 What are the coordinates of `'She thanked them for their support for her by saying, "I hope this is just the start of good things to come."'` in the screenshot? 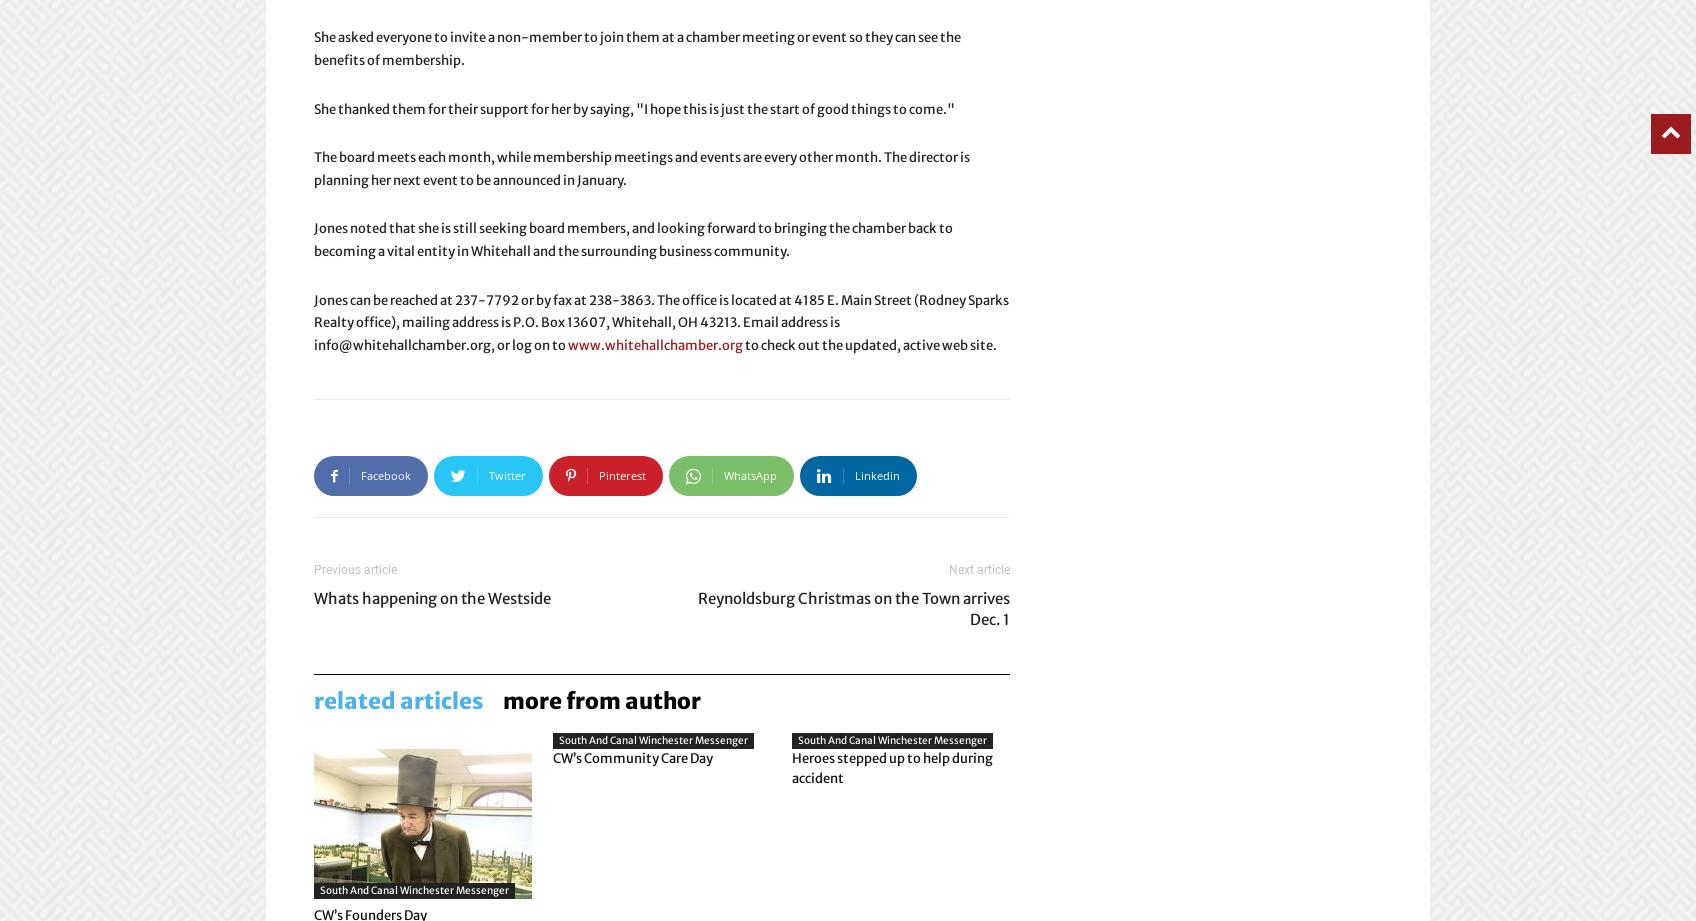 It's located at (634, 108).